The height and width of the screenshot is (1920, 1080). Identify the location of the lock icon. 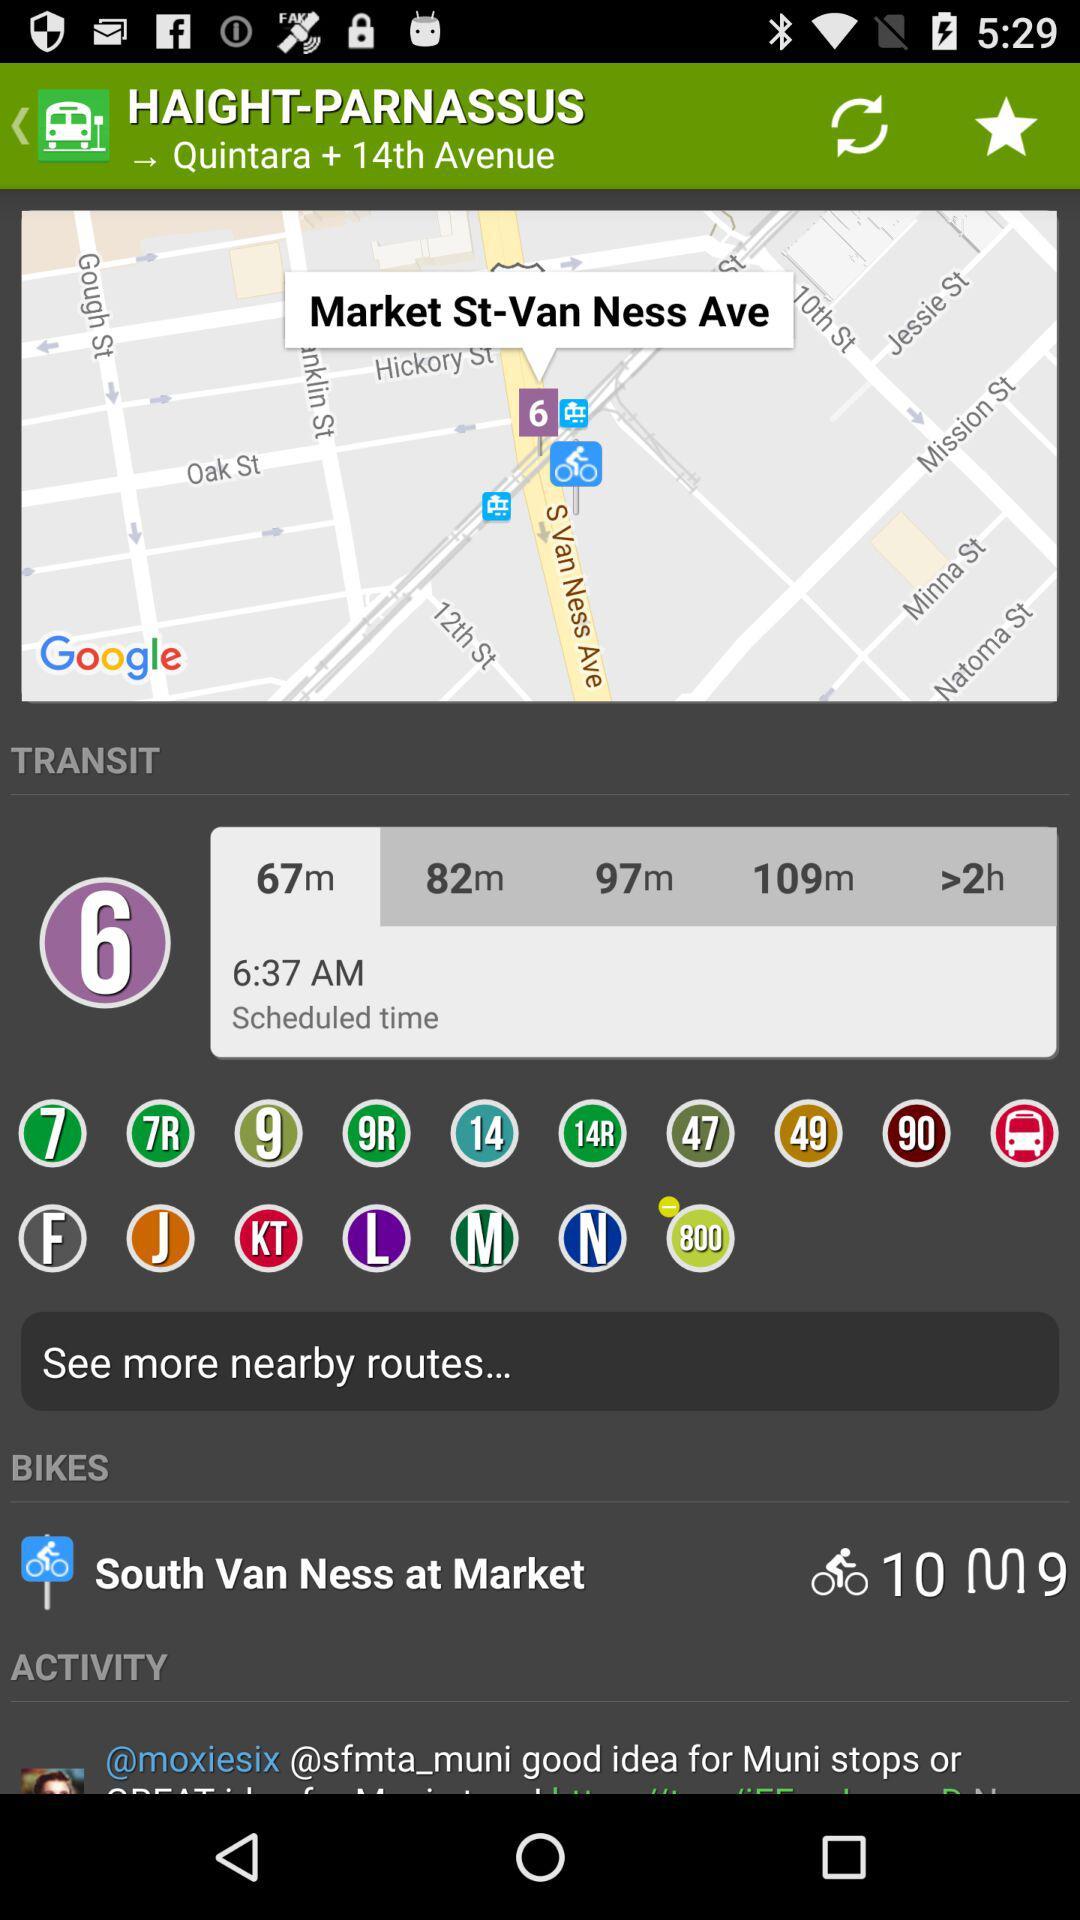
(104, 1008).